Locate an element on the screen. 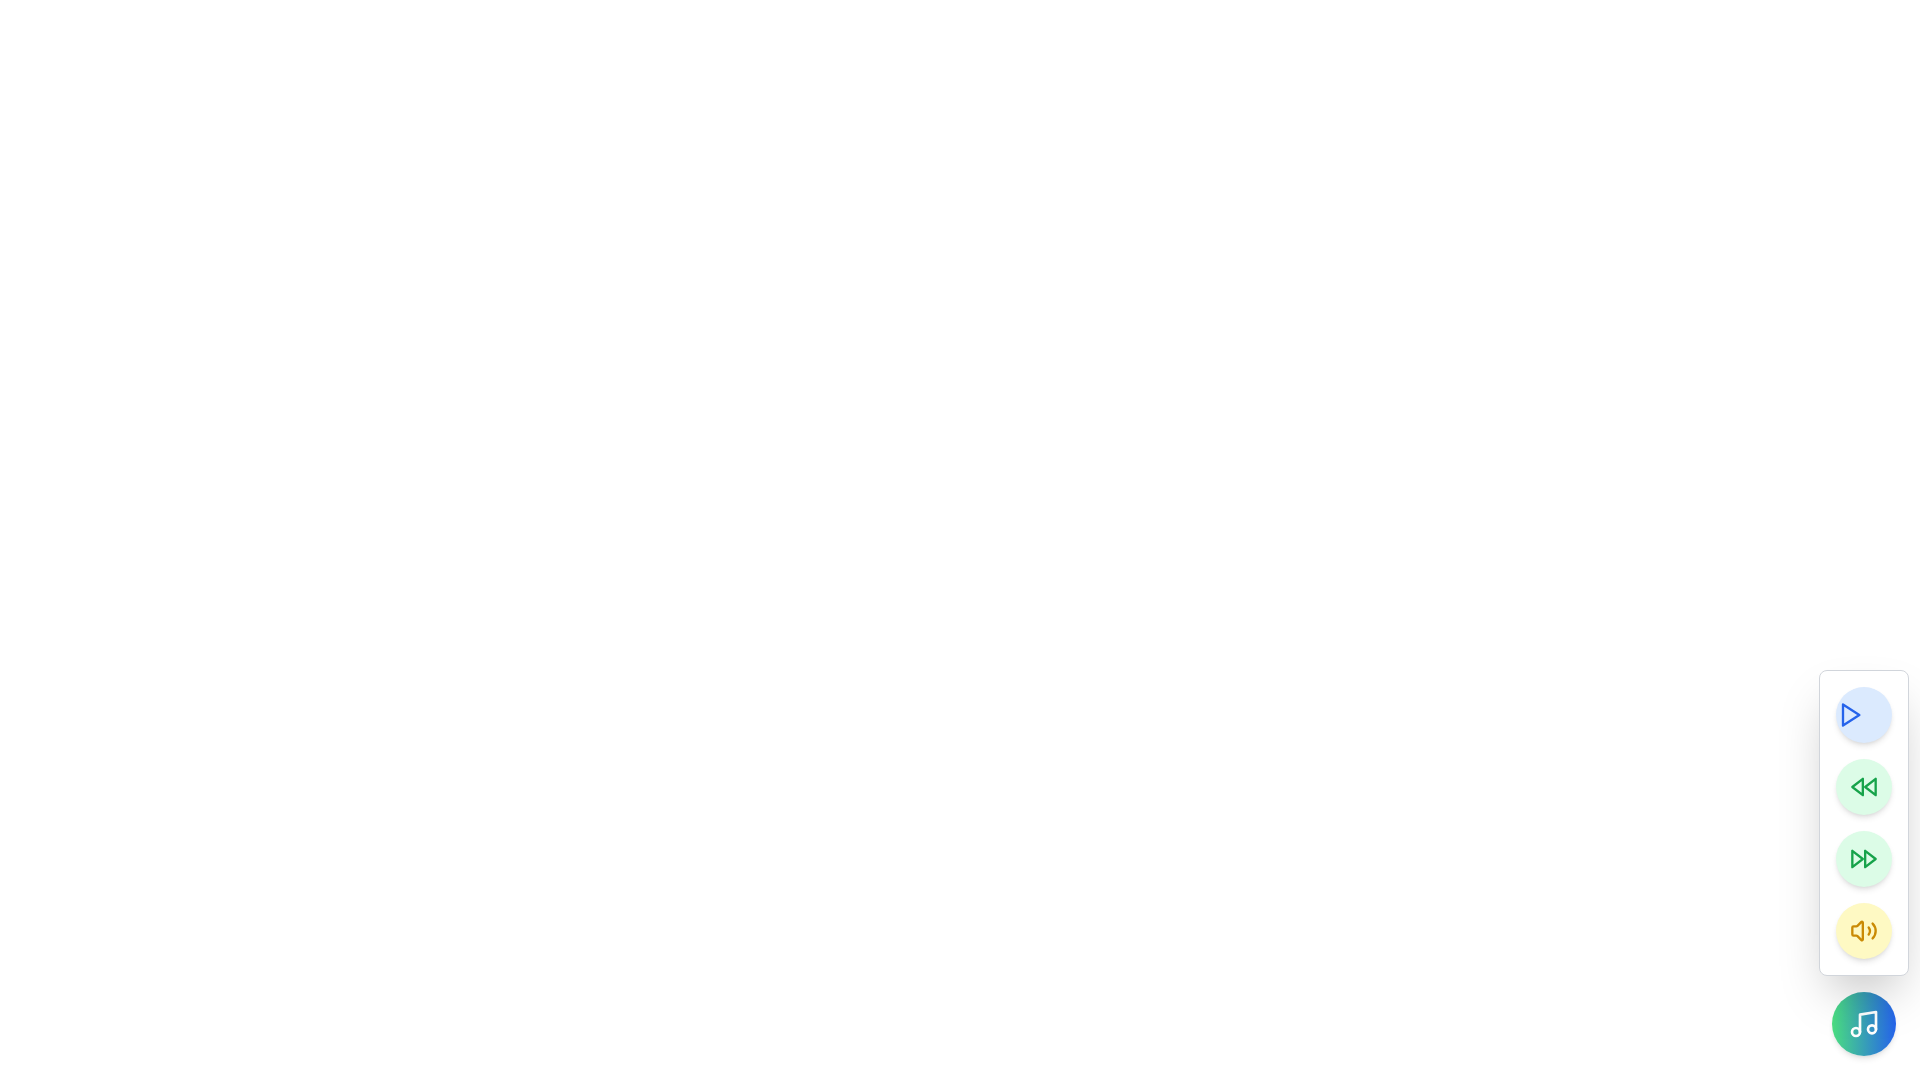 The width and height of the screenshot is (1920, 1080). the rewind icon, which is a double-triangle shaped icon filled with a green hue, located centrally within a green circular button on the right-hand sidebar is located at coordinates (1862, 785).